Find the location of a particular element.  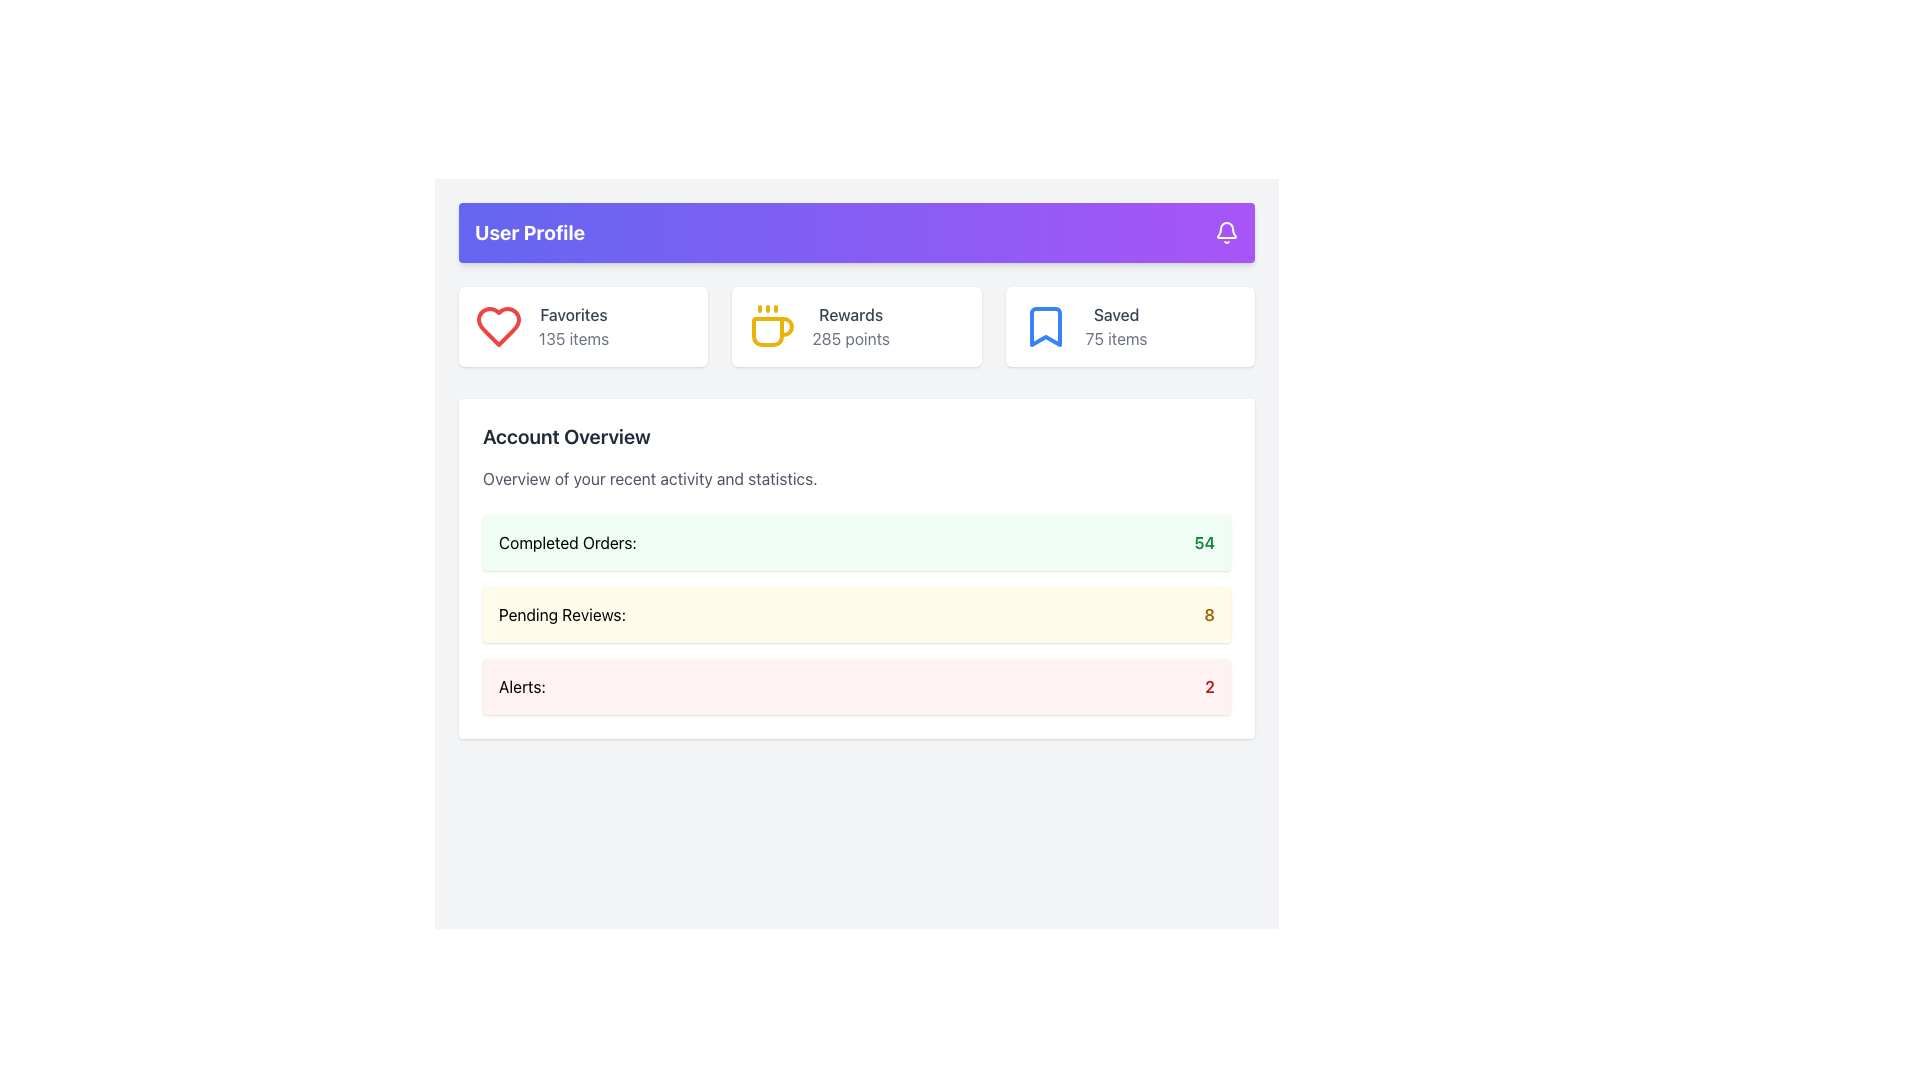

the Static Text element displaying the alert count of '2' located in the 'Account Overview' panel, next to 'Alerts:' is located at coordinates (1208, 685).